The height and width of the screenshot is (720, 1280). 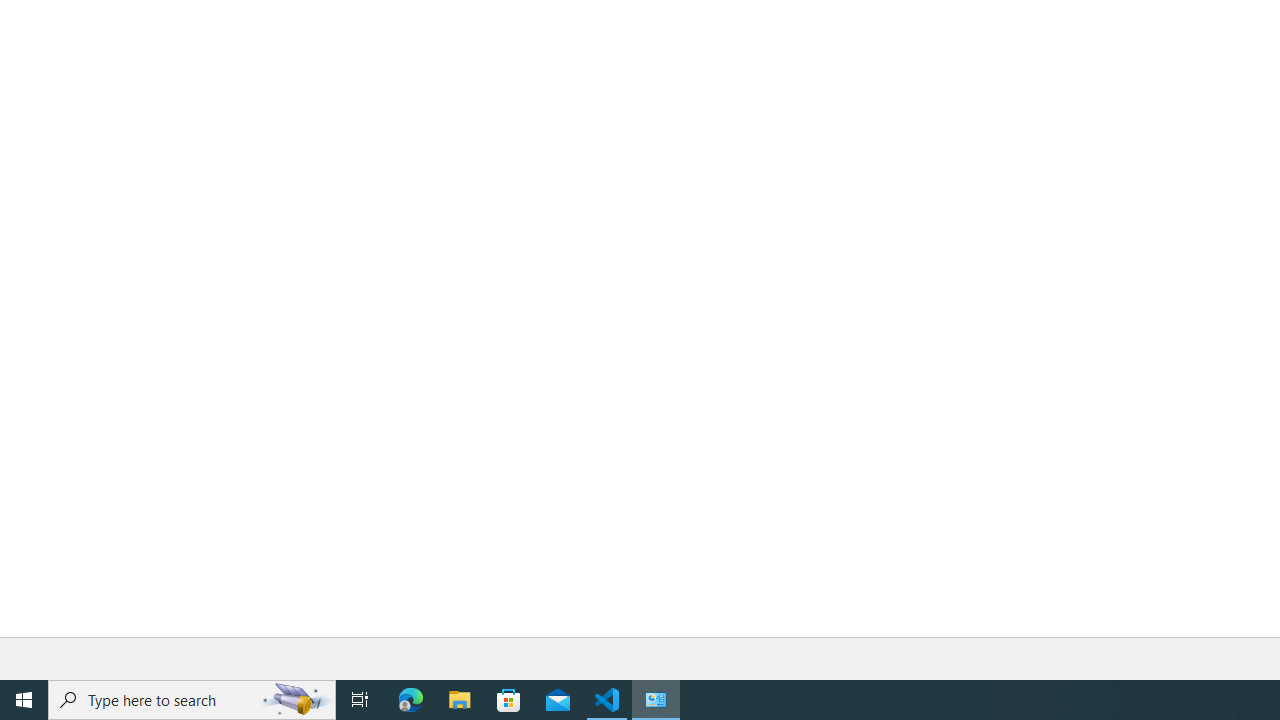 I want to click on 'Control Panel - 1 running window', so click(x=656, y=698).